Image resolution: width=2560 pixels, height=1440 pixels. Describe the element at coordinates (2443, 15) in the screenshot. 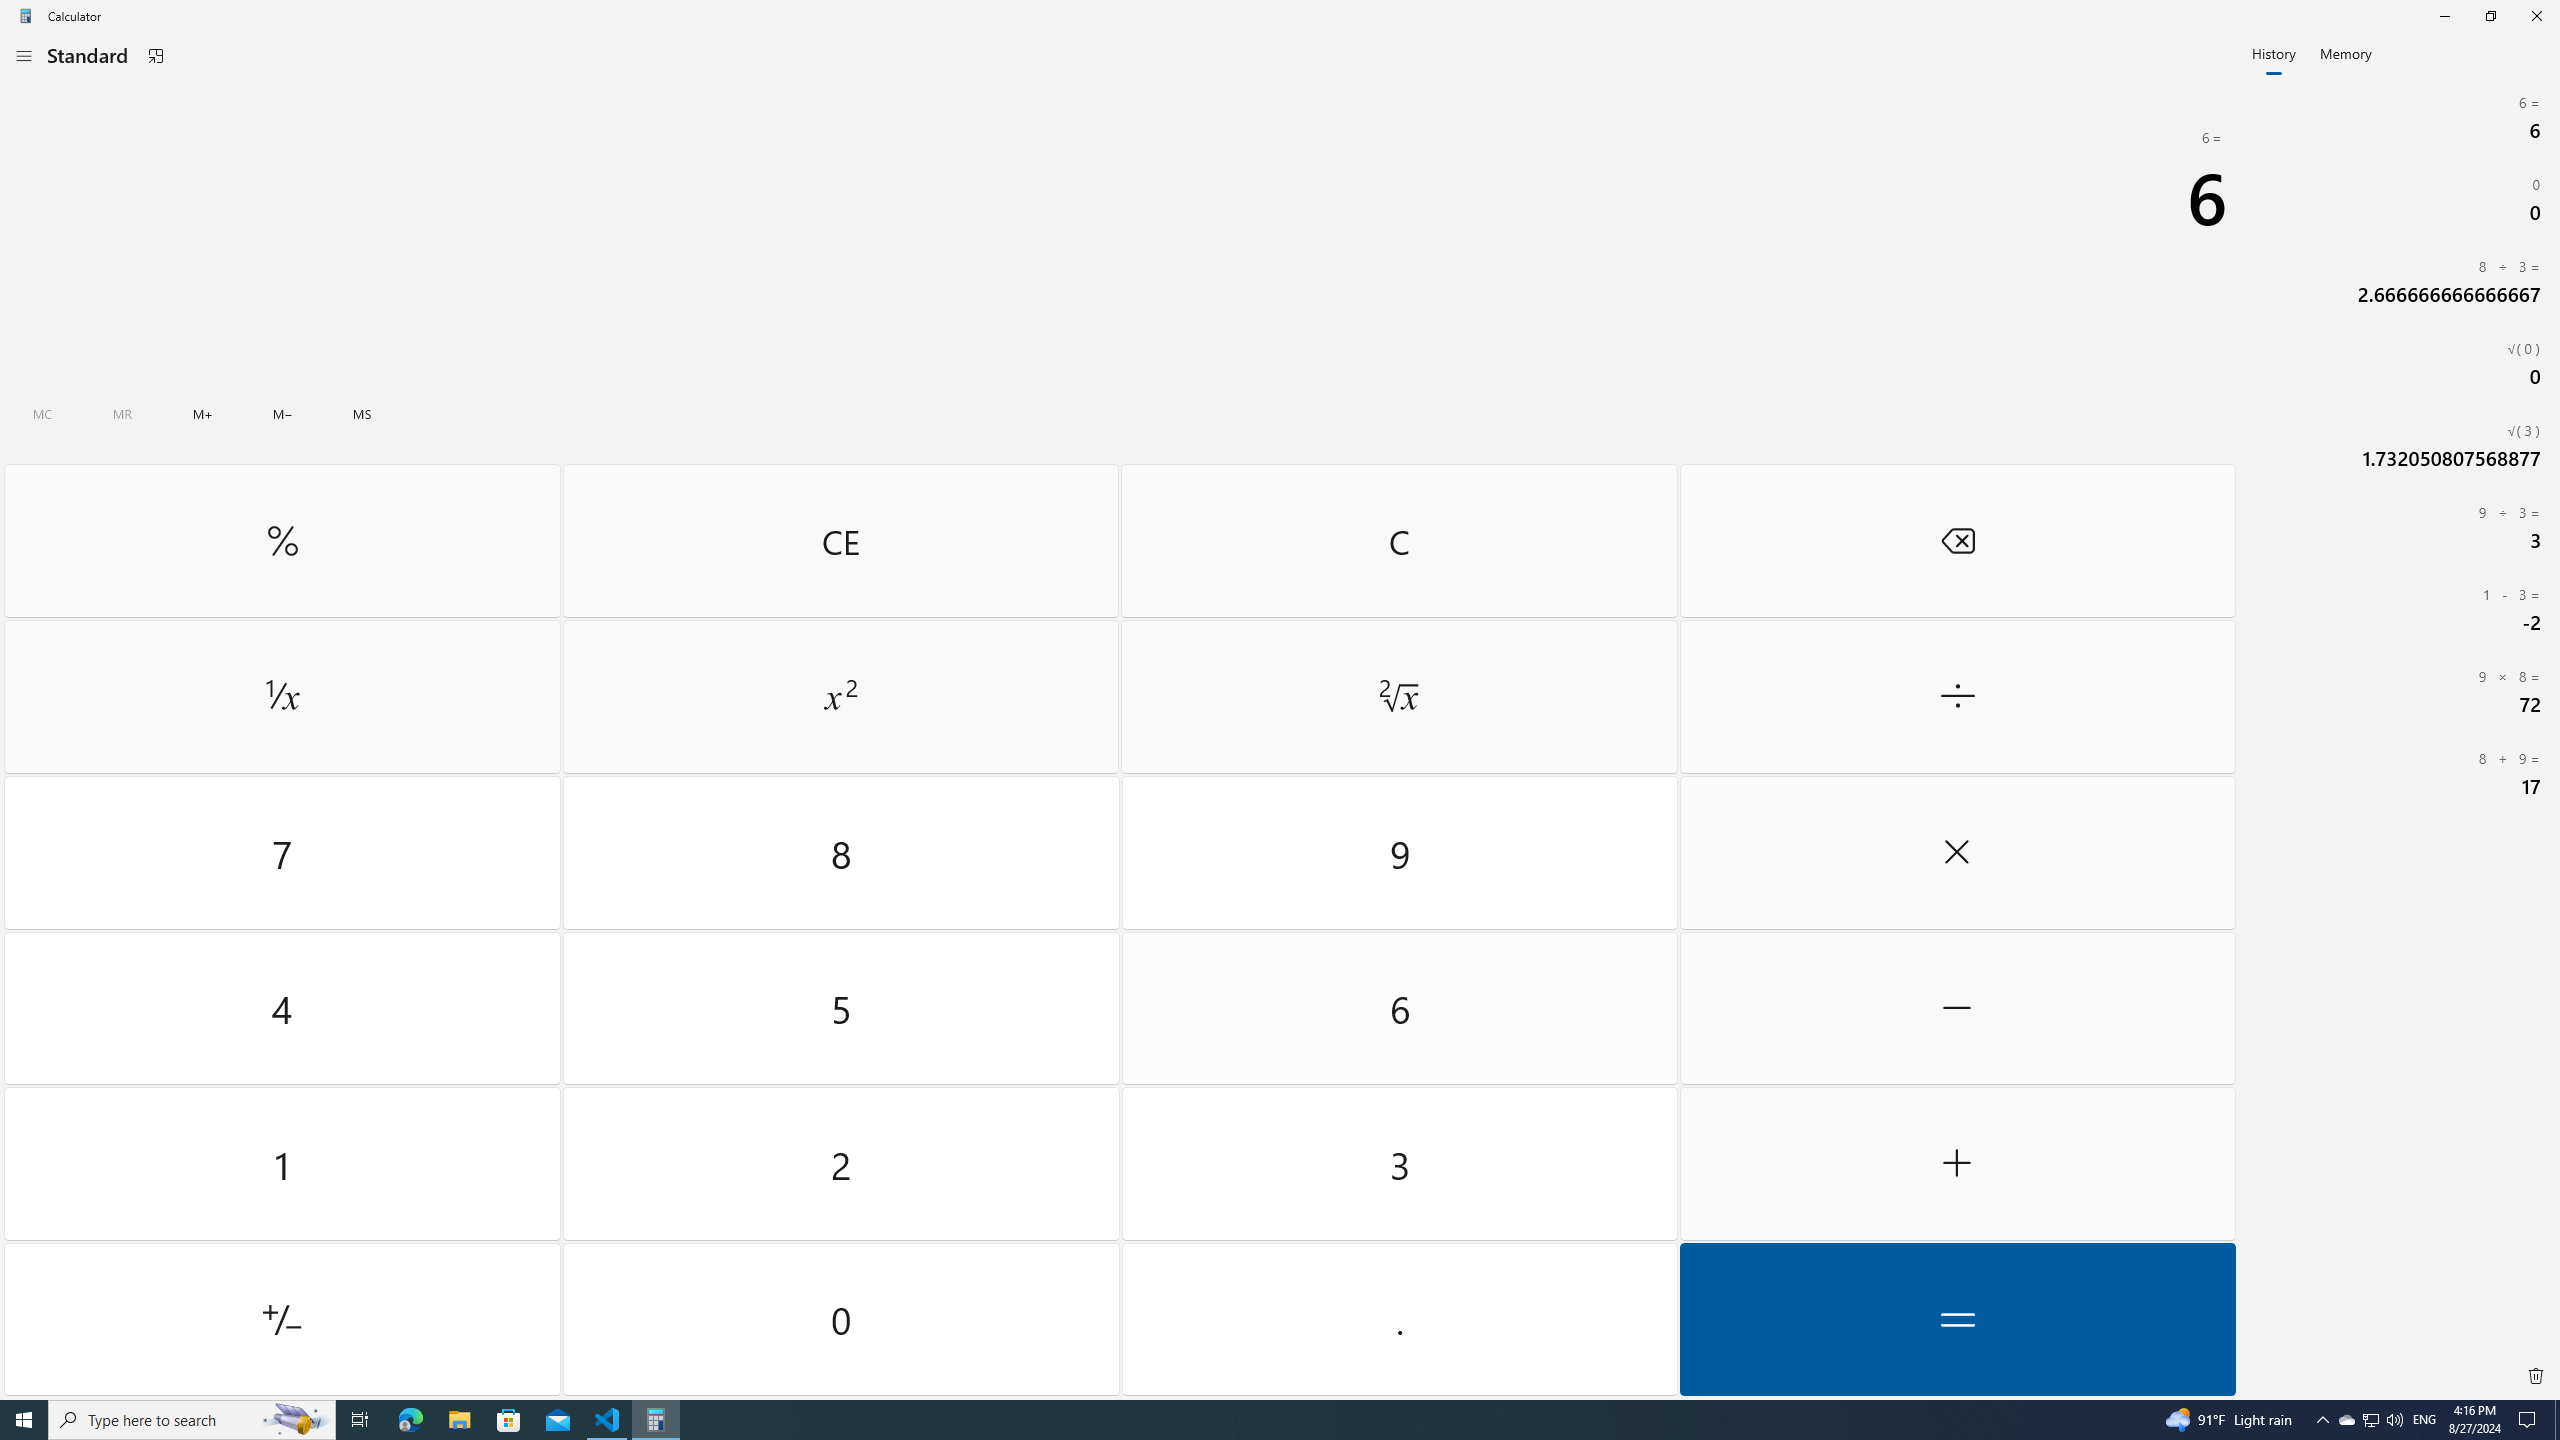

I see `'Minimize Calculator'` at that location.